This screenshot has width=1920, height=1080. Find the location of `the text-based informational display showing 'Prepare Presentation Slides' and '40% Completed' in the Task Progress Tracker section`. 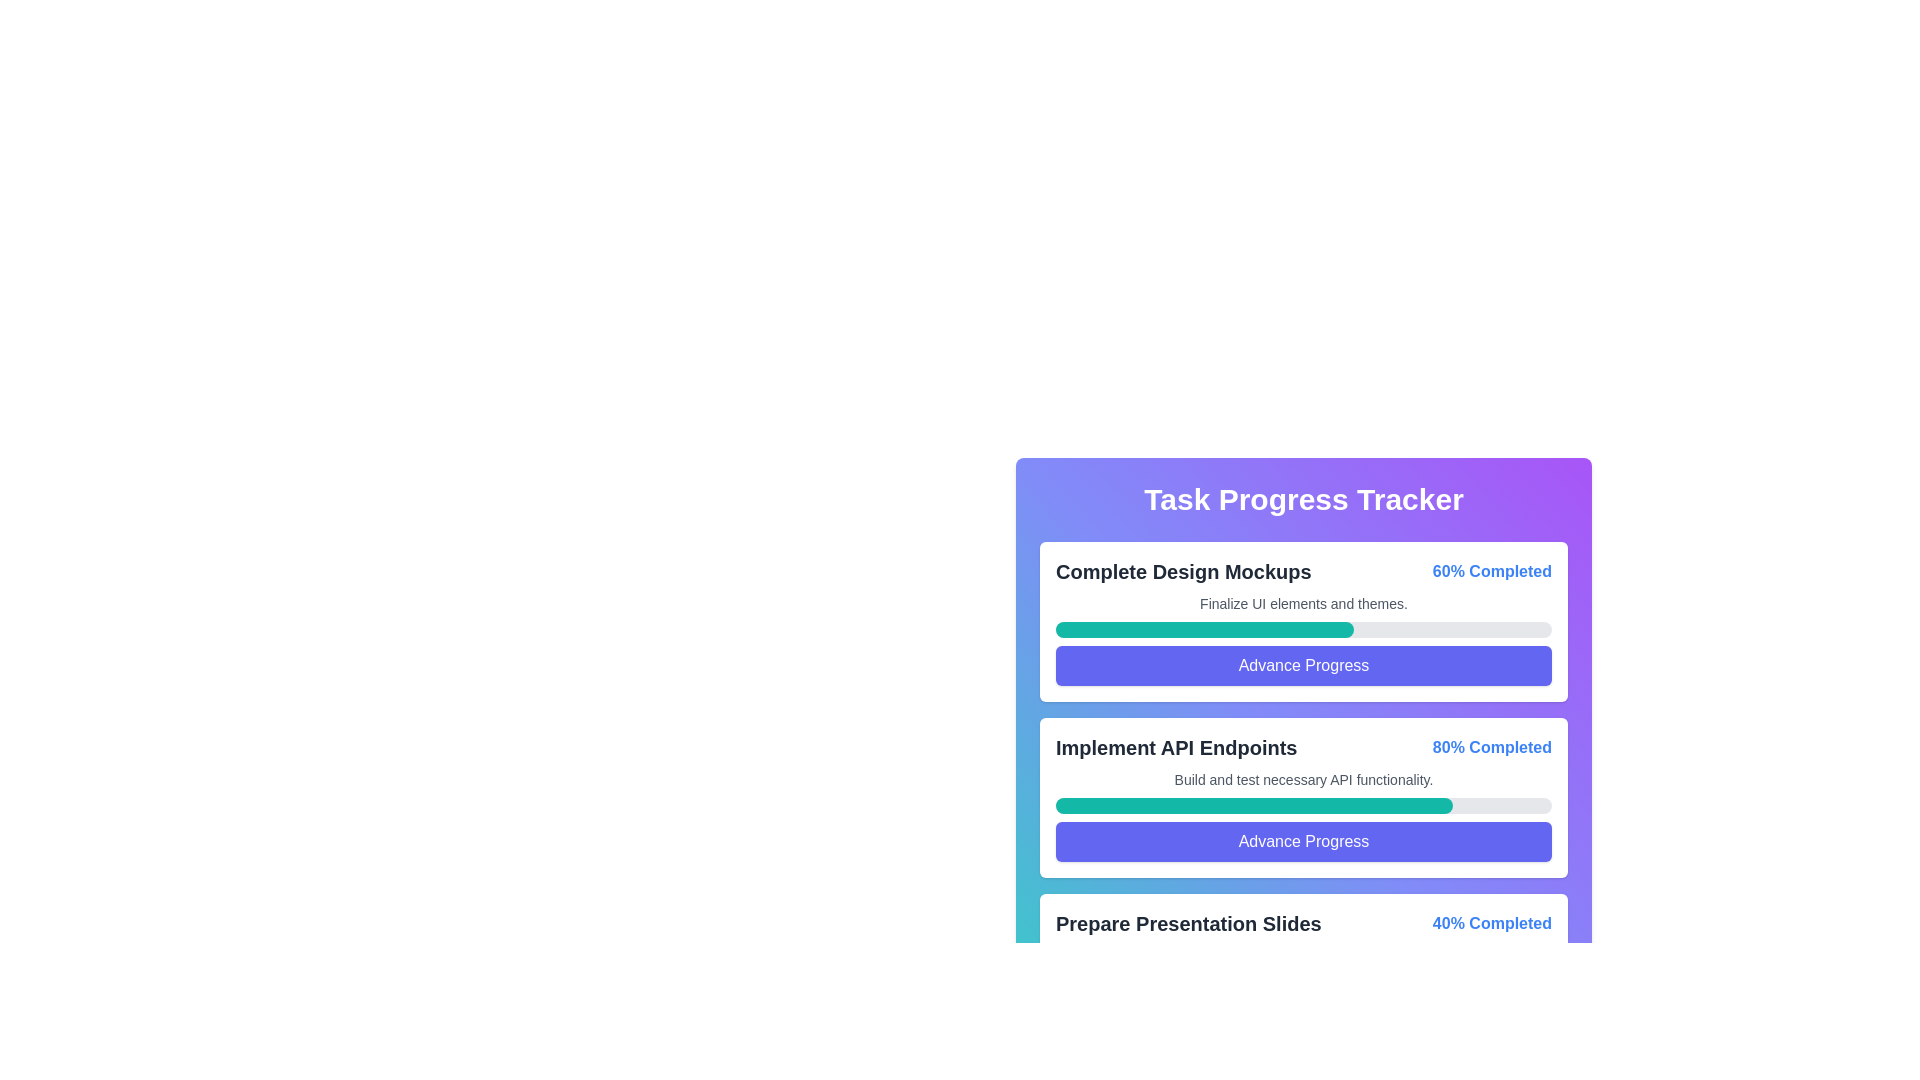

the text-based informational display showing 'Prepare Presentation Slides' and '40% Completed' in the Task Progress Tracker section is located at coordinates (1304, 924).